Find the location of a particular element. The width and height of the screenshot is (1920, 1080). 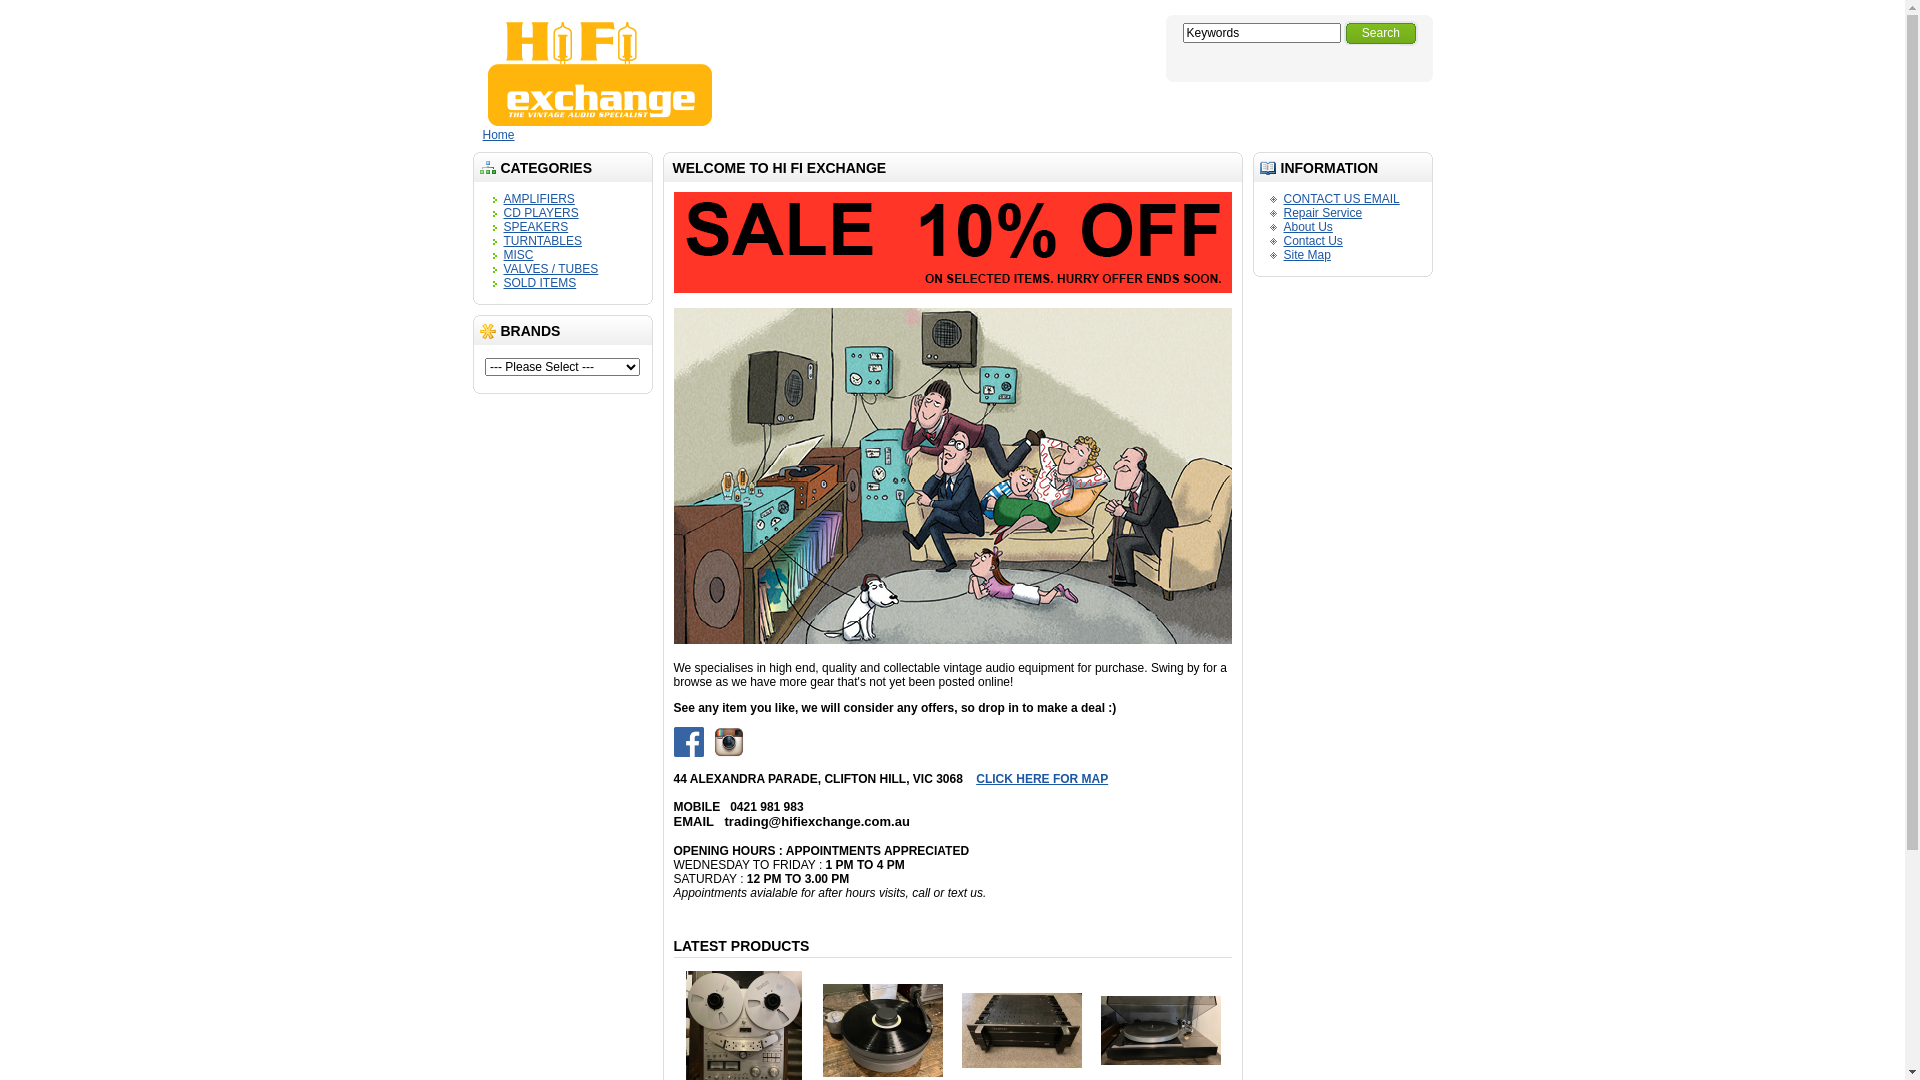

'MISC' is located at coordinates (518, 253).